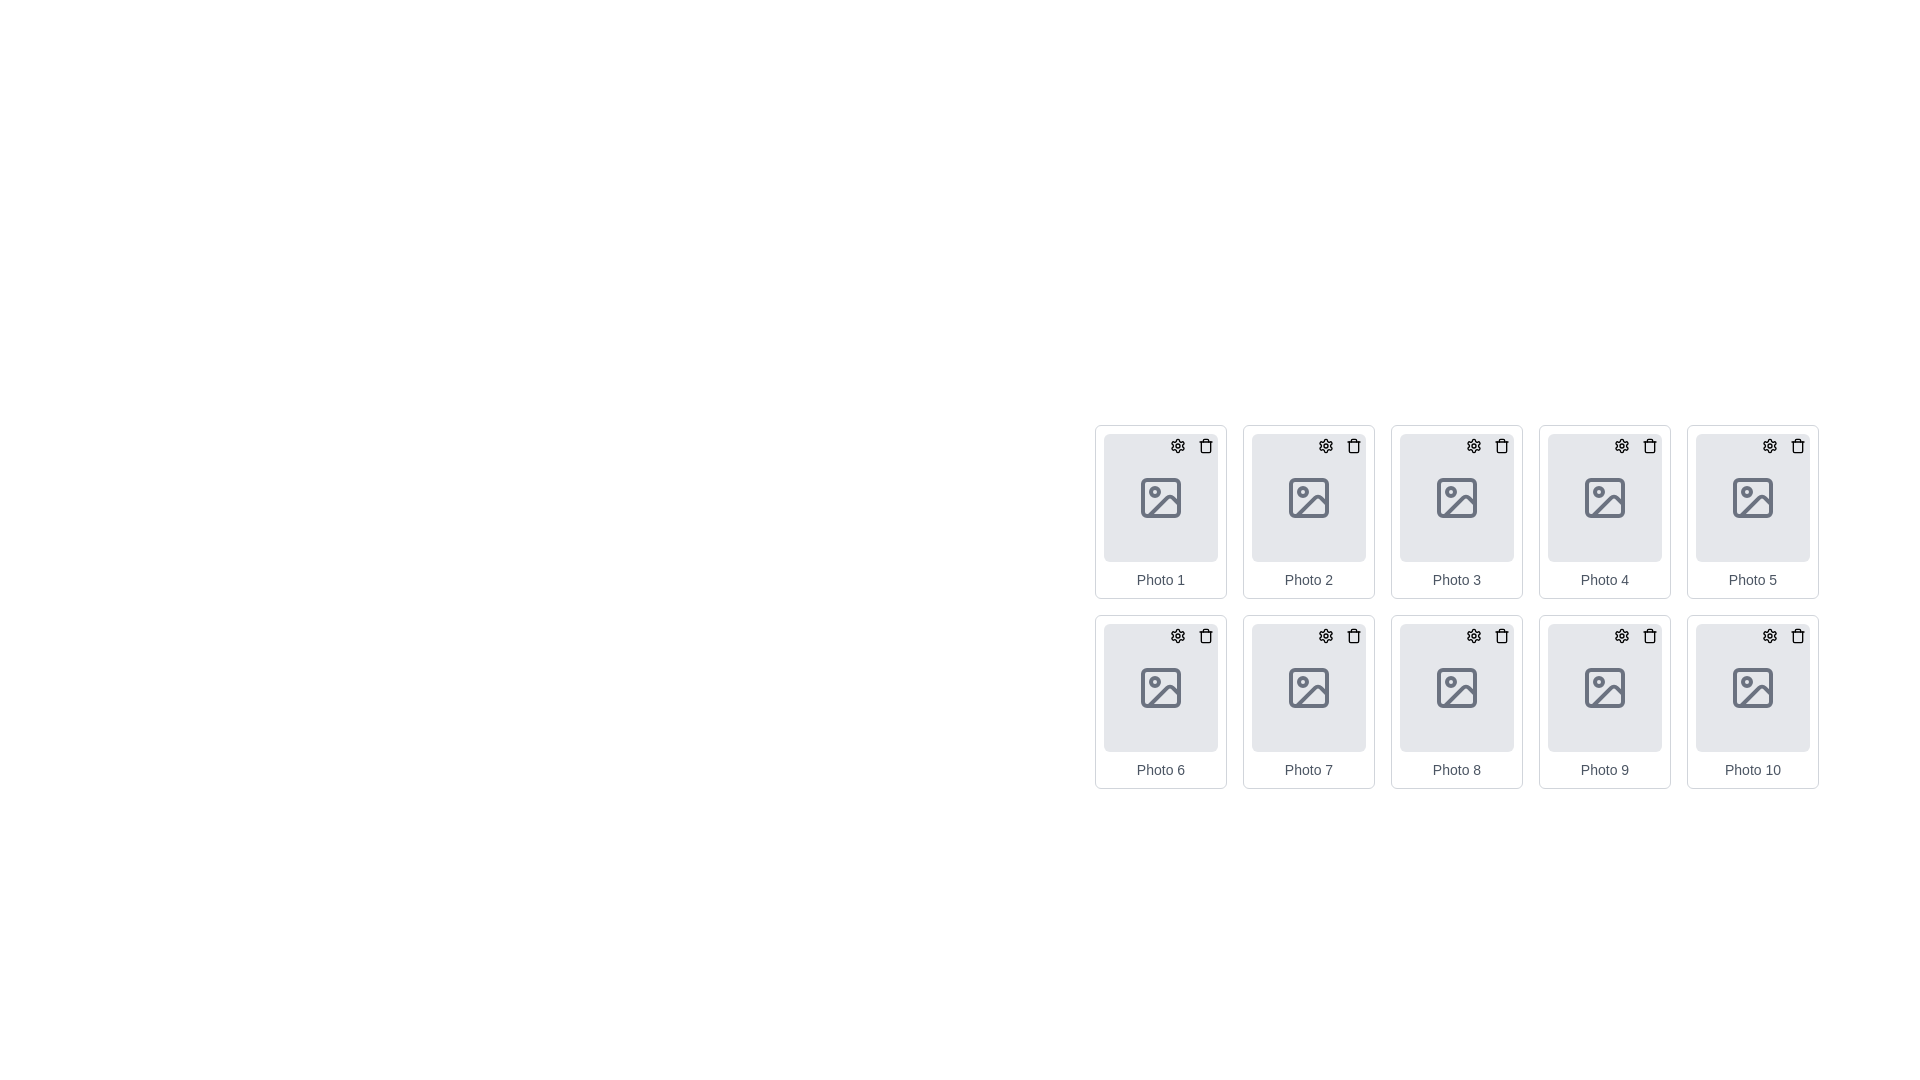 The width and height of the screenshot is (1920, 1080). What do you see at coordinates (1457, 579) in the screenshot?
I see `the text label that identifies the photo placeholder as 'Photo 3', which is located in the third position within a horizontal list of photo elements` at bounding box center [1457, 579].